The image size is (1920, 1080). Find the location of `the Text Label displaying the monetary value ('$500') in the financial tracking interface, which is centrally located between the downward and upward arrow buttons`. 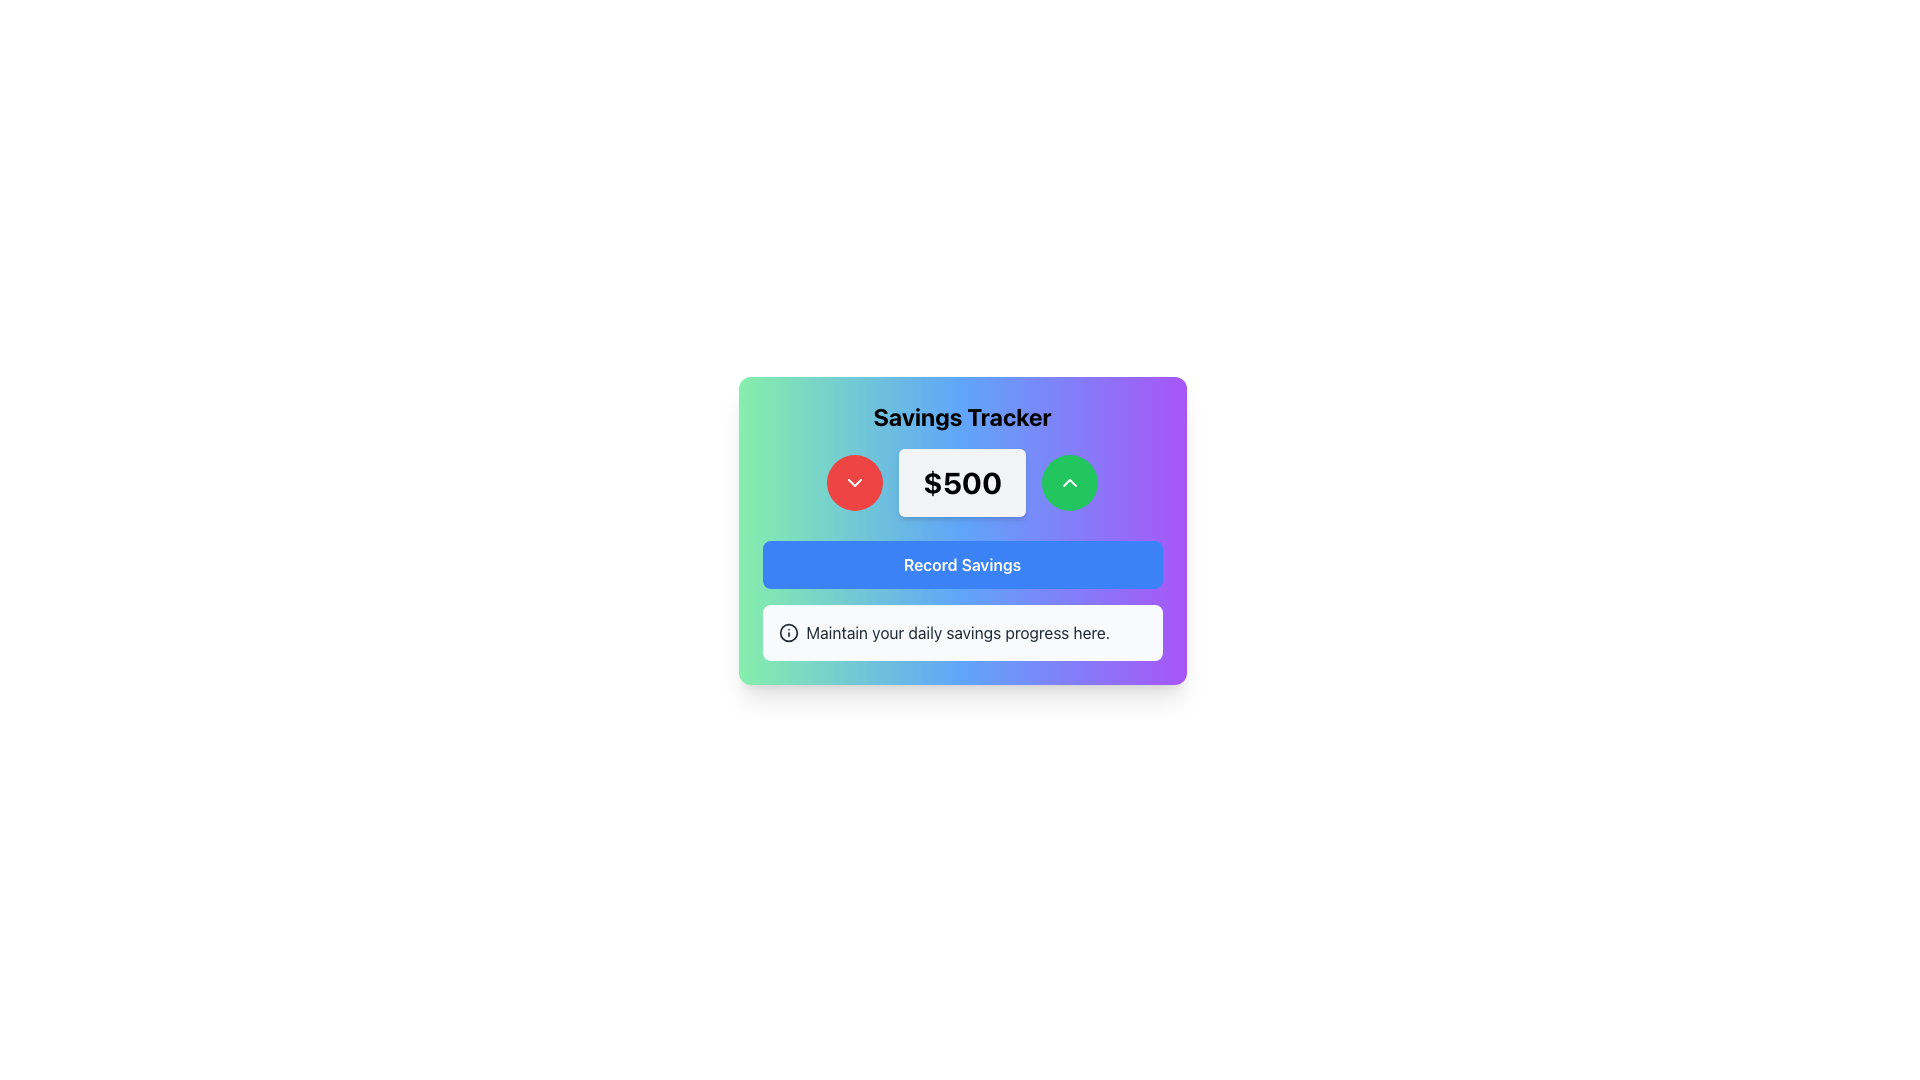

the Text Label displaying the monetary value ('$500') in the financial tracking interface, which is centrally located between the downward and upward arrow buttons is located at coordinates (962, 482).